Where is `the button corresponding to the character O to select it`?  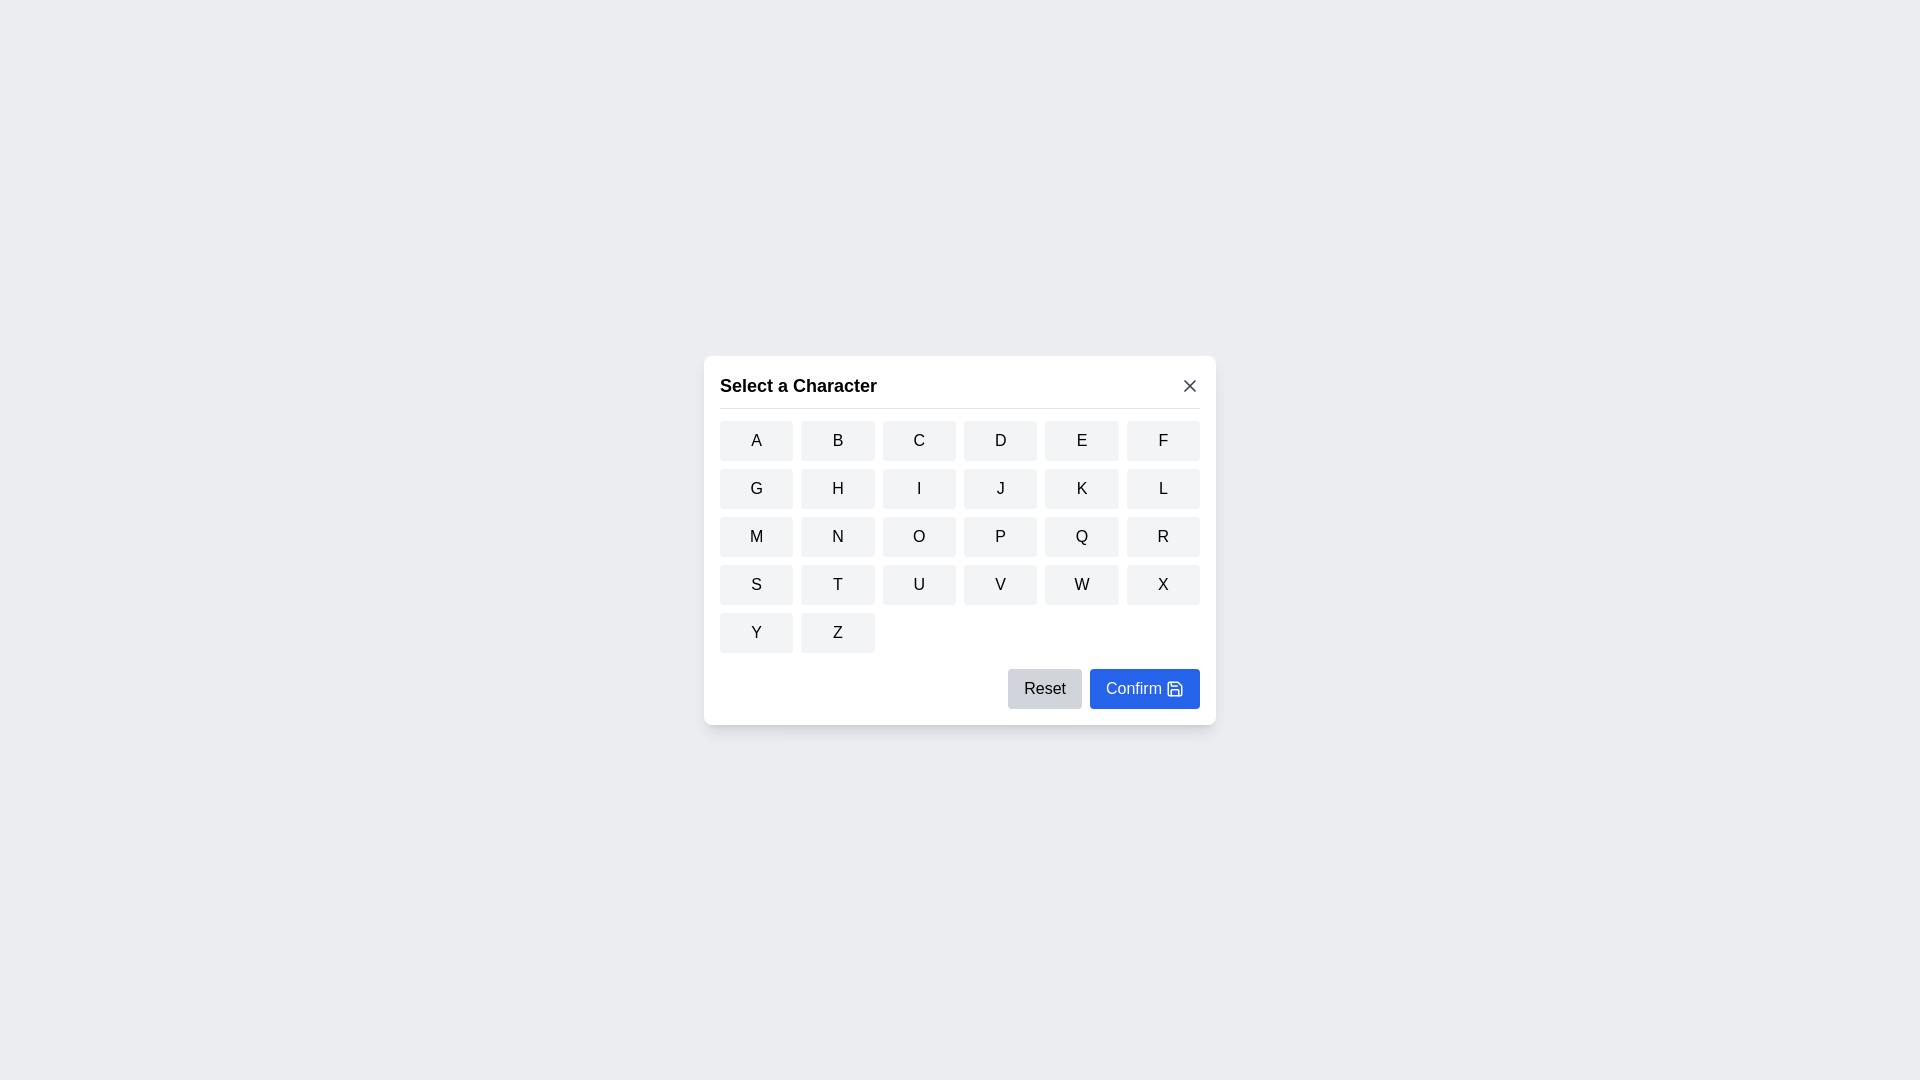
the button corresponding to the character O to select it is located at coordinates (917, 535).